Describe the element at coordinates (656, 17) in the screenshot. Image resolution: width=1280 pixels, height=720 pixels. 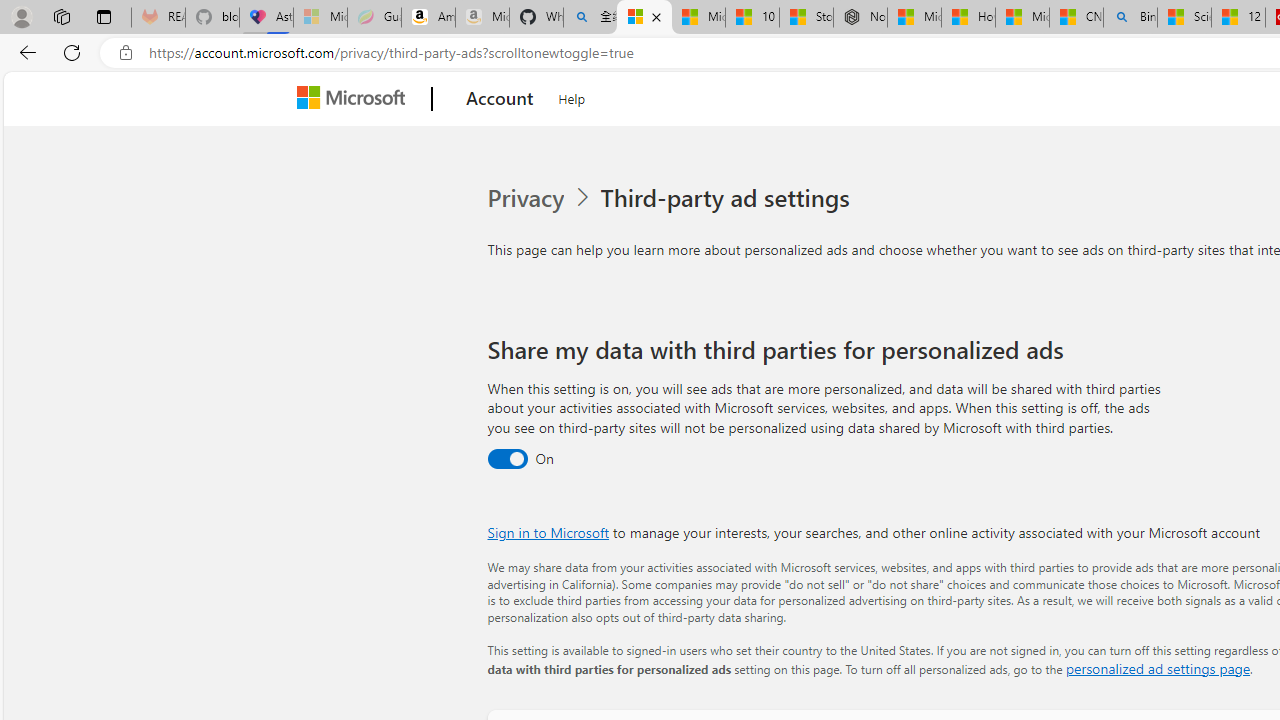
I see `'Close tab'` at that location.